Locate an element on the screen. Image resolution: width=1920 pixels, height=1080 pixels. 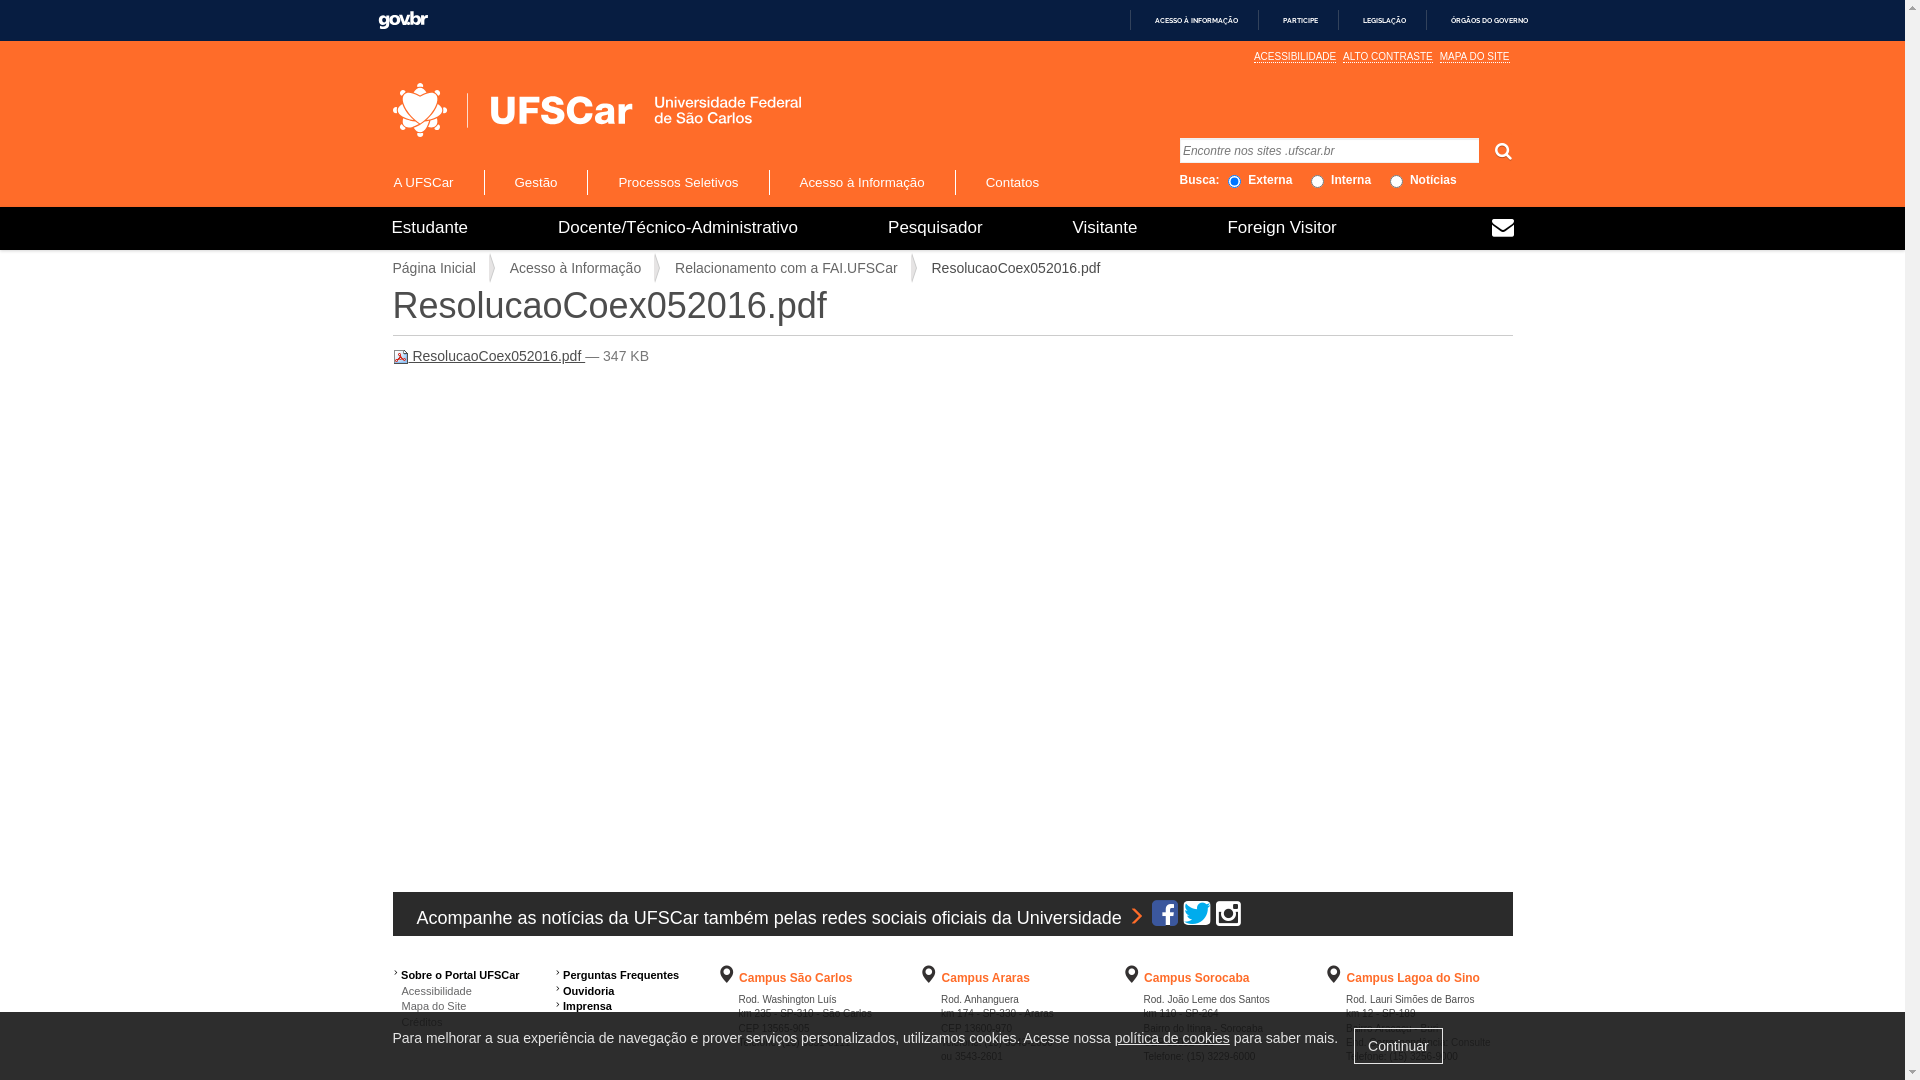
'Encontre nos sites .ufscar.br' is located at coordinates (1329, 149).